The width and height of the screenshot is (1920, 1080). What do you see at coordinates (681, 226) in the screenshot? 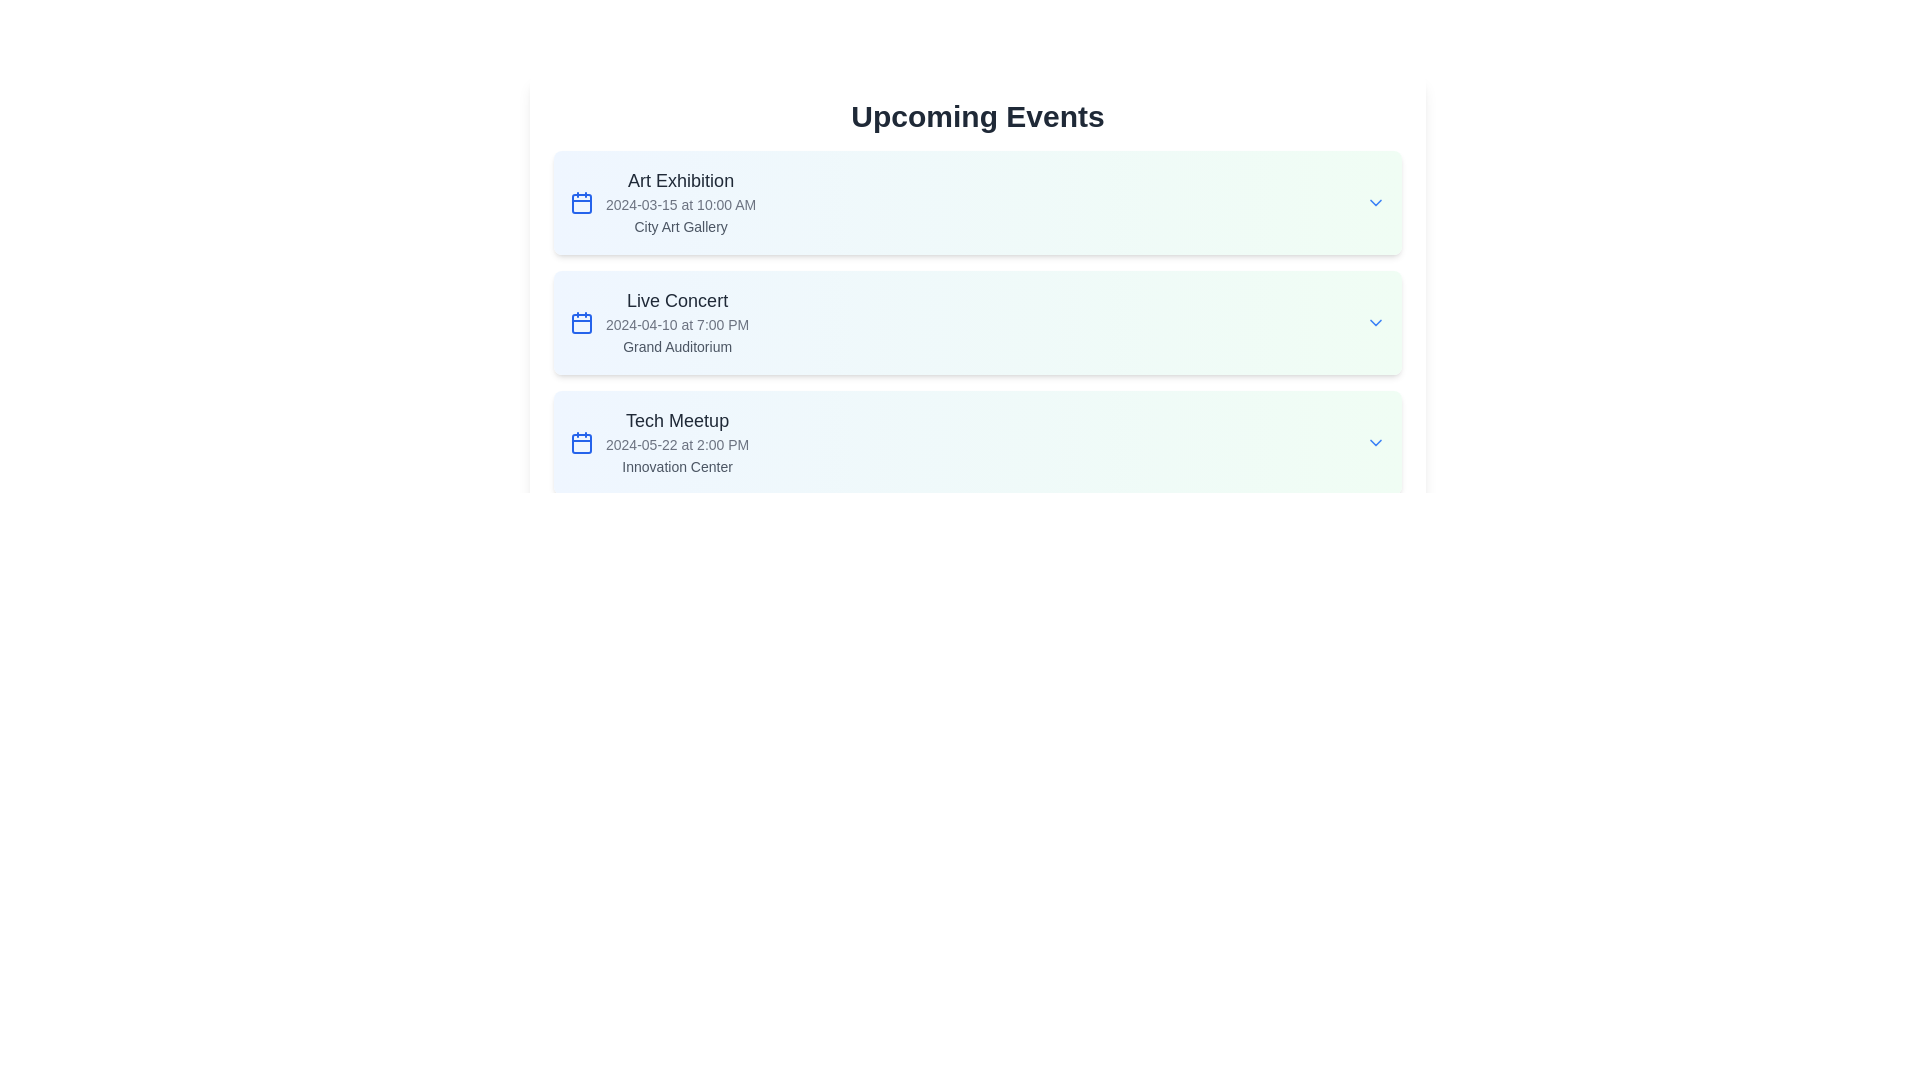
I see `the static text label reading 'City Art Gallery', which is styled in a small, gray font and located below the event date within the 'Art Exhibition' section of the 'Upcoming Events' list` at bounding box center [681, 226].